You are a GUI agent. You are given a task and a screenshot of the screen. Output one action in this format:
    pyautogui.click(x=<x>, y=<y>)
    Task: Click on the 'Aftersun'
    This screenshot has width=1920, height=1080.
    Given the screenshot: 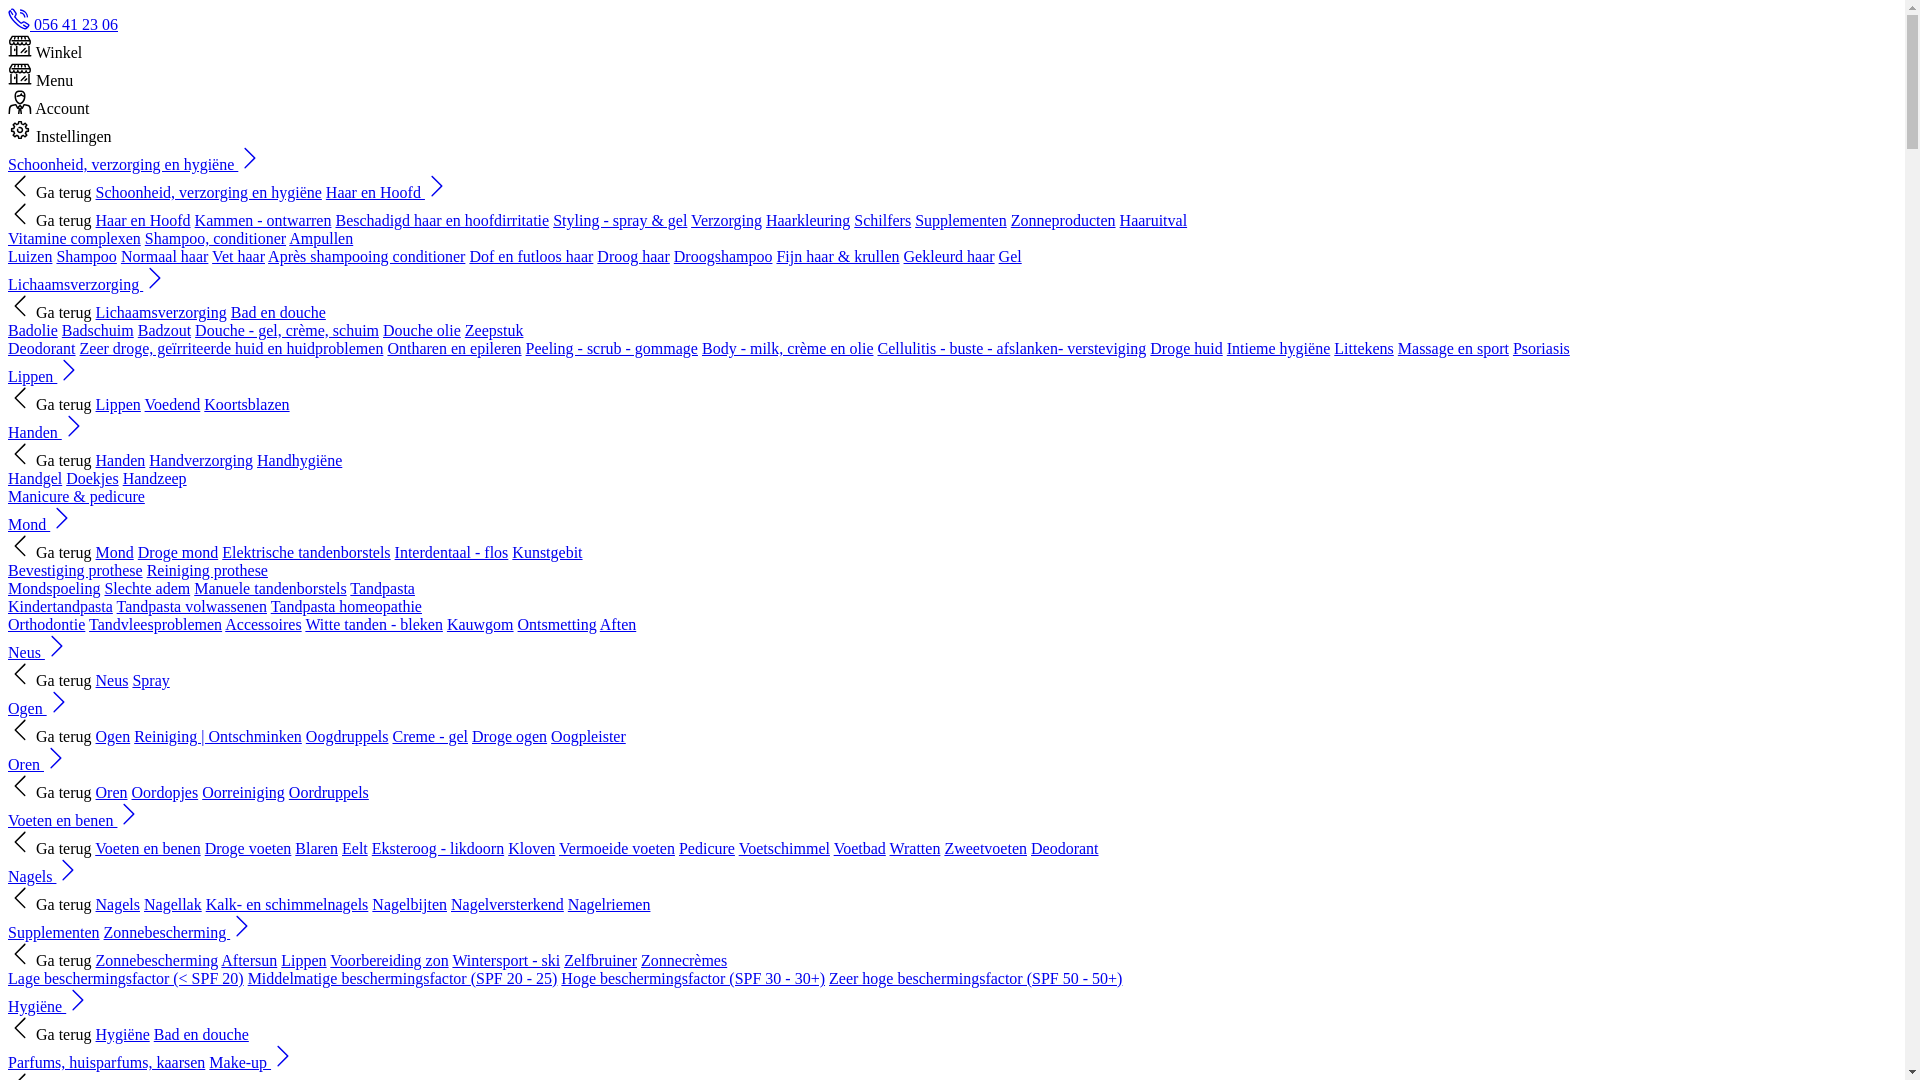 What is the action you would take?
    pyautogui.click(x=248, y=959)
    